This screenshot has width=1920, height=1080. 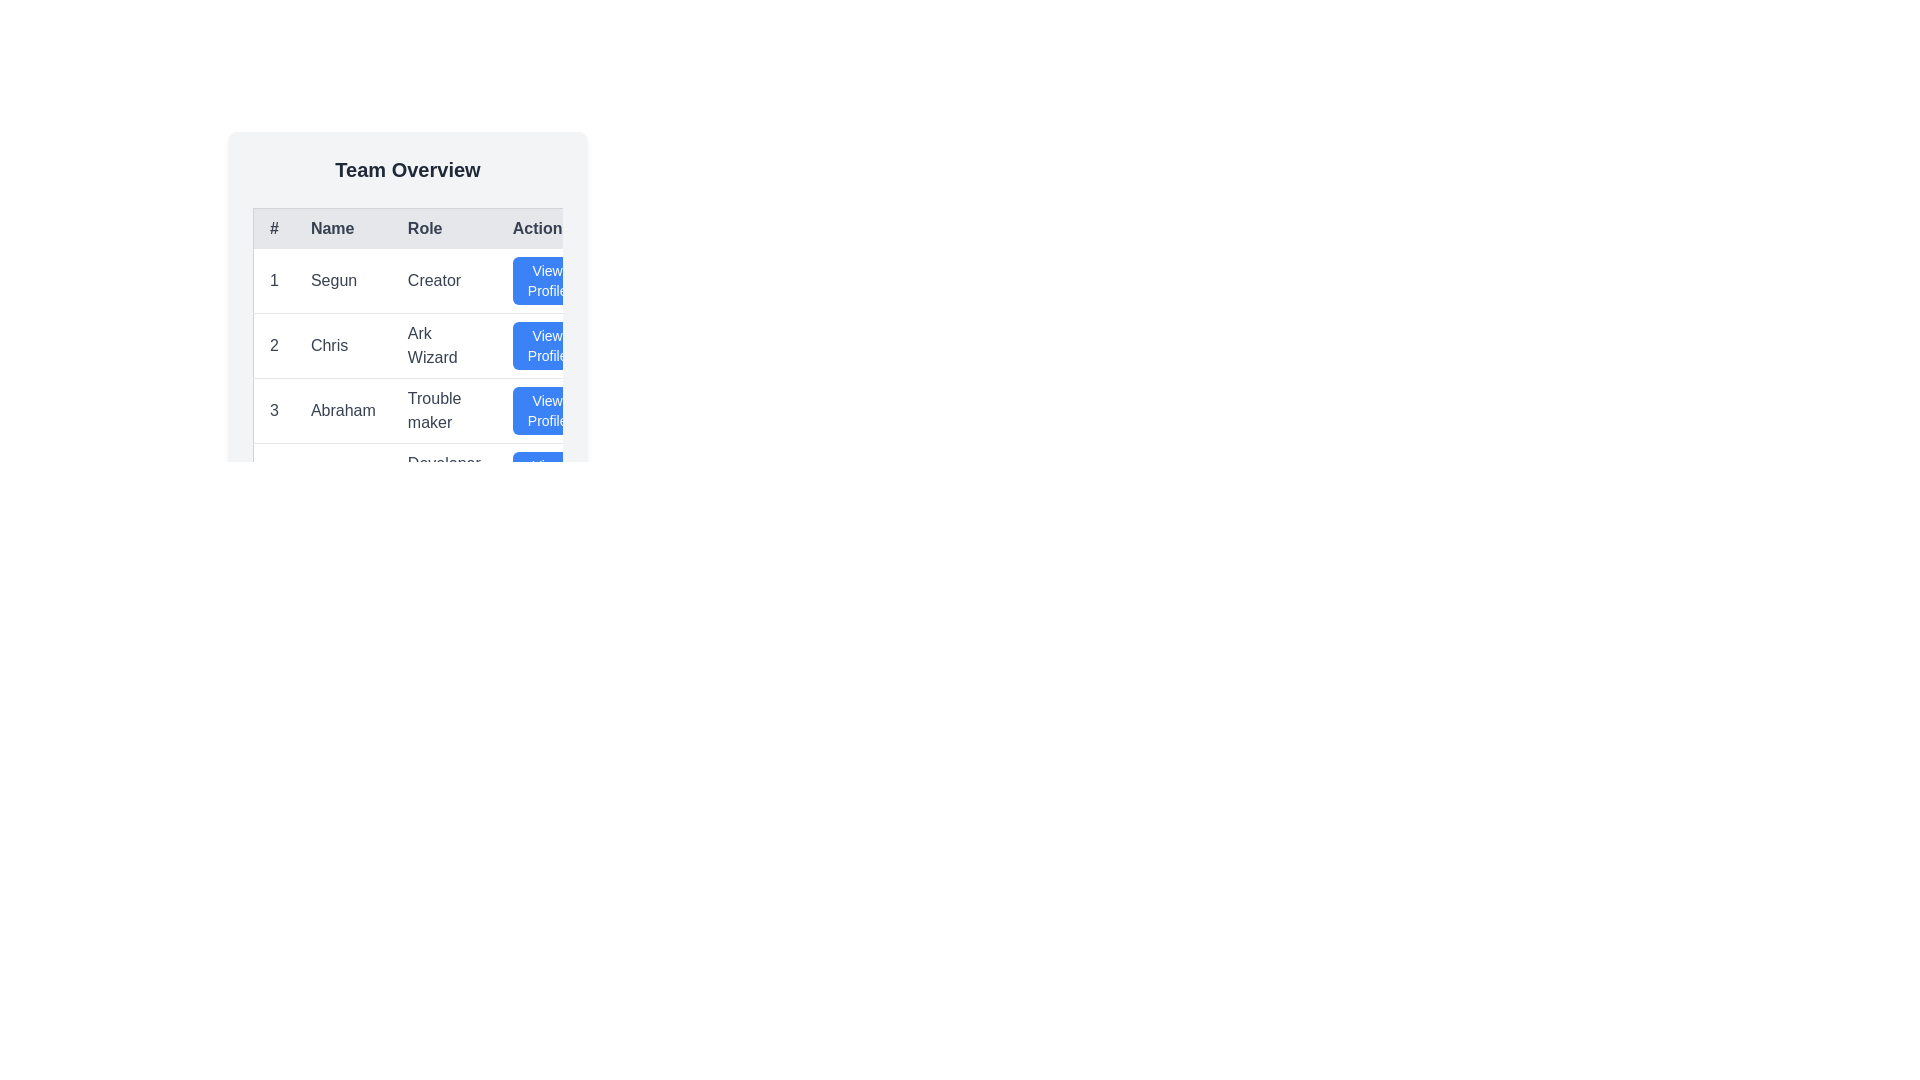 I want to click on the Text Label displaying the name of an individual in the first row and second column of the table under the 'Name' header, so click(x=343, y=281).